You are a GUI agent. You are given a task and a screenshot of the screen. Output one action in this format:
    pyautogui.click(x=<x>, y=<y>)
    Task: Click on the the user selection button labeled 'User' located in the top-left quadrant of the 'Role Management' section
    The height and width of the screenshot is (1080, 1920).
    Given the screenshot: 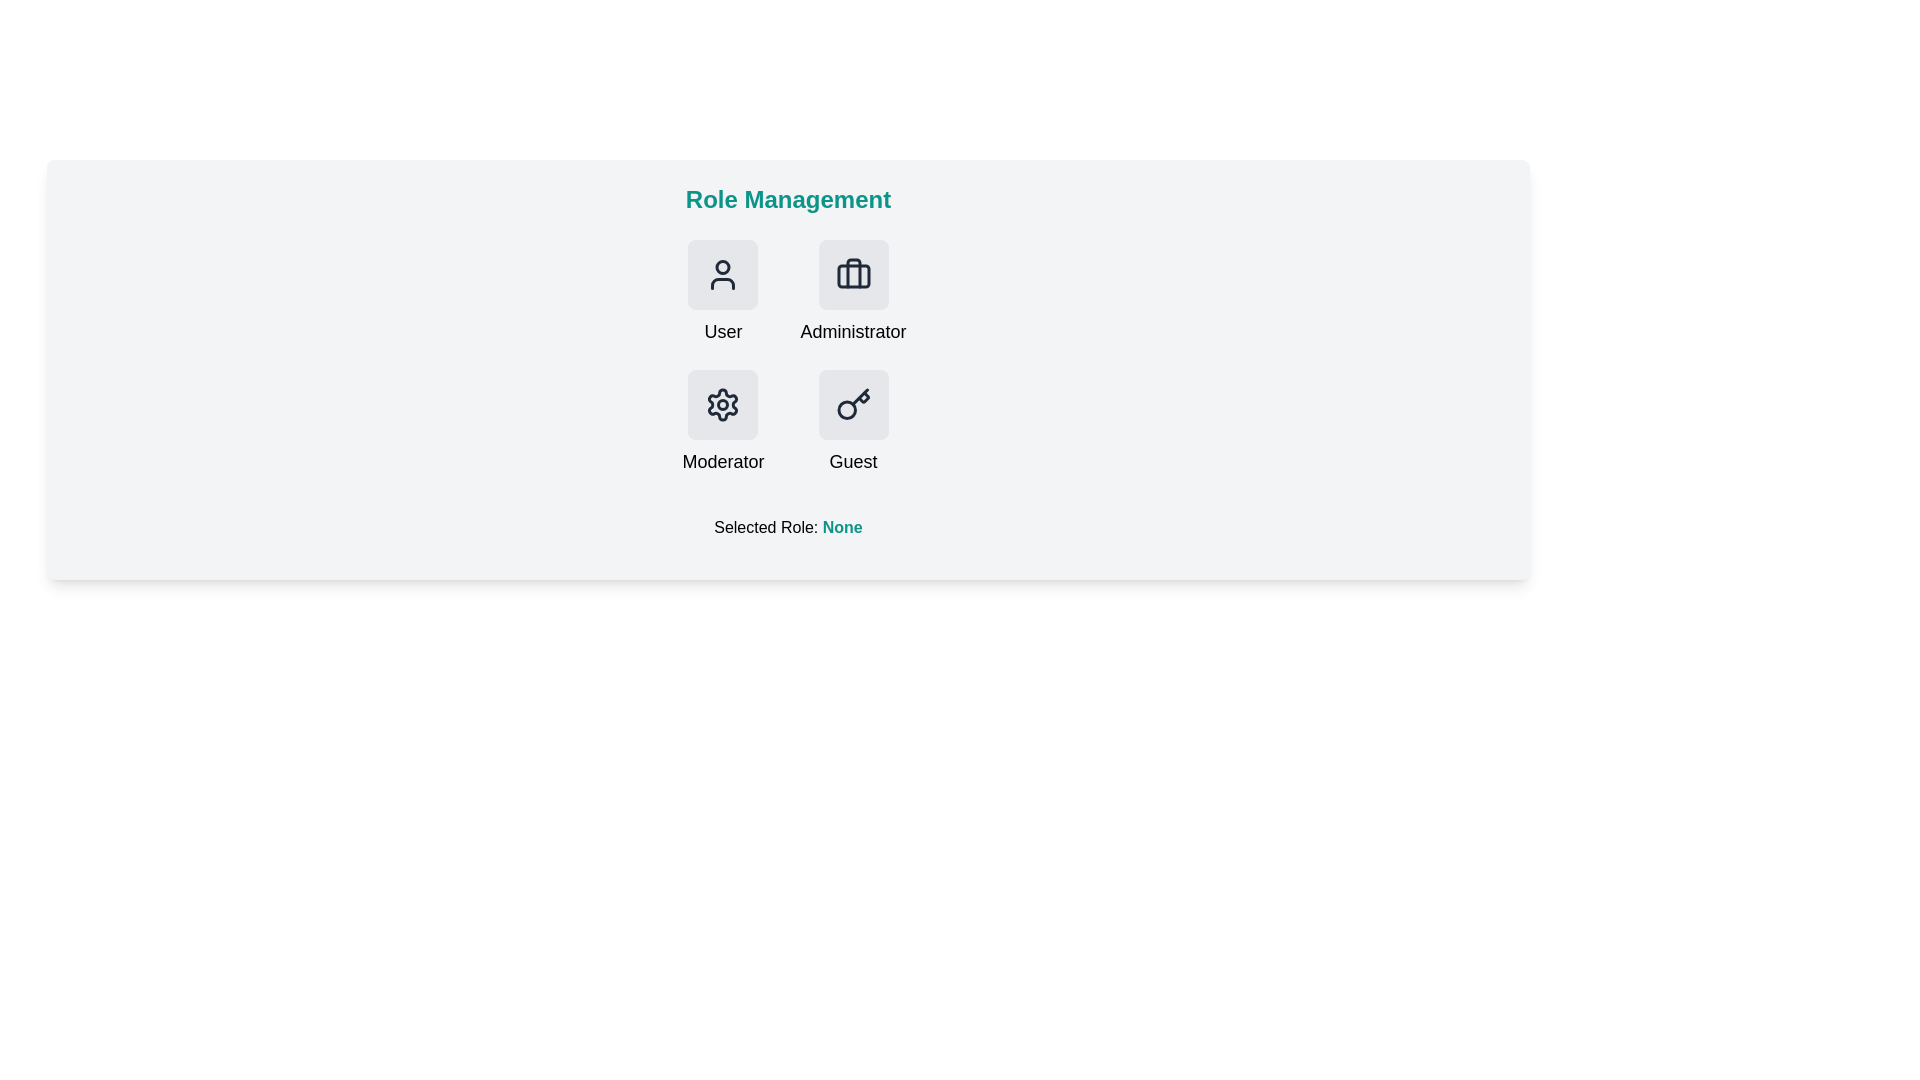 What is the action you would take?
    pyautogui.click(x=722, y=293)
    